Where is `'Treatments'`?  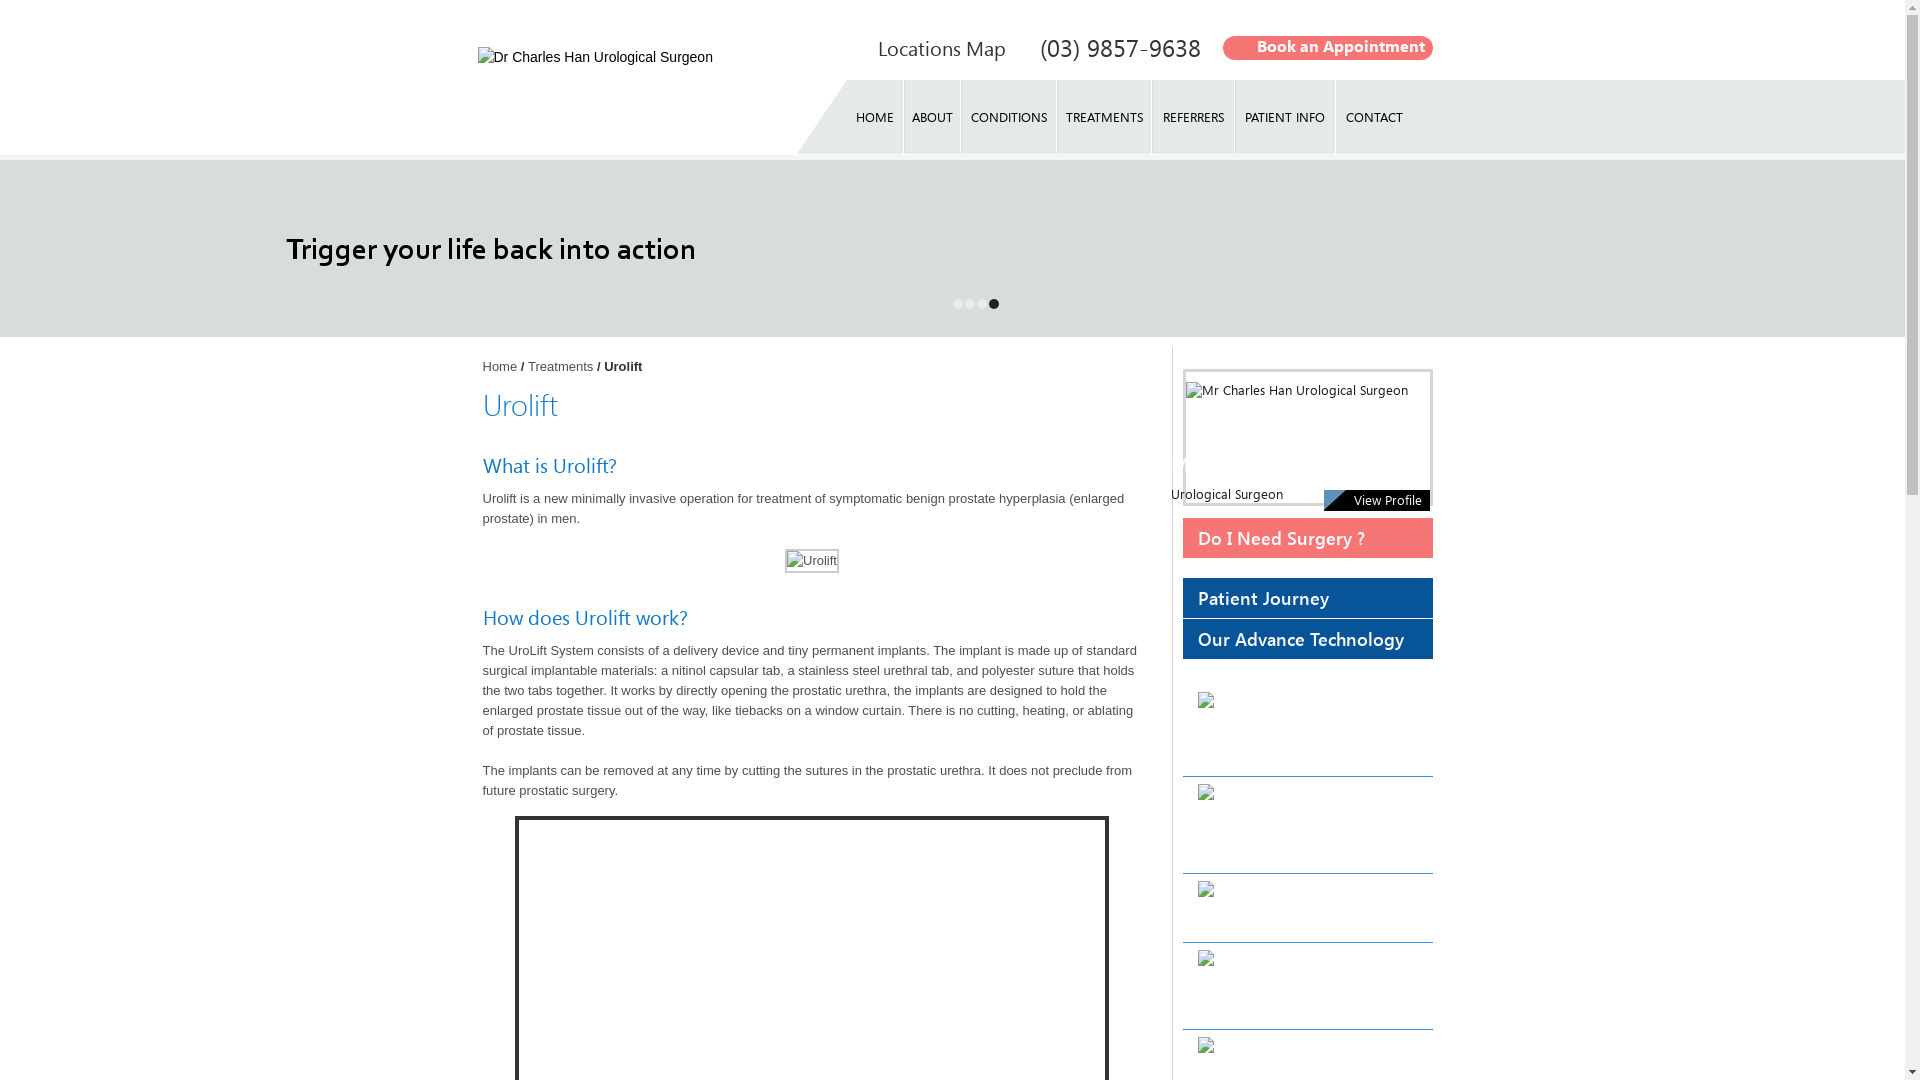 'Treatments' is located at coordinates (528, 366).